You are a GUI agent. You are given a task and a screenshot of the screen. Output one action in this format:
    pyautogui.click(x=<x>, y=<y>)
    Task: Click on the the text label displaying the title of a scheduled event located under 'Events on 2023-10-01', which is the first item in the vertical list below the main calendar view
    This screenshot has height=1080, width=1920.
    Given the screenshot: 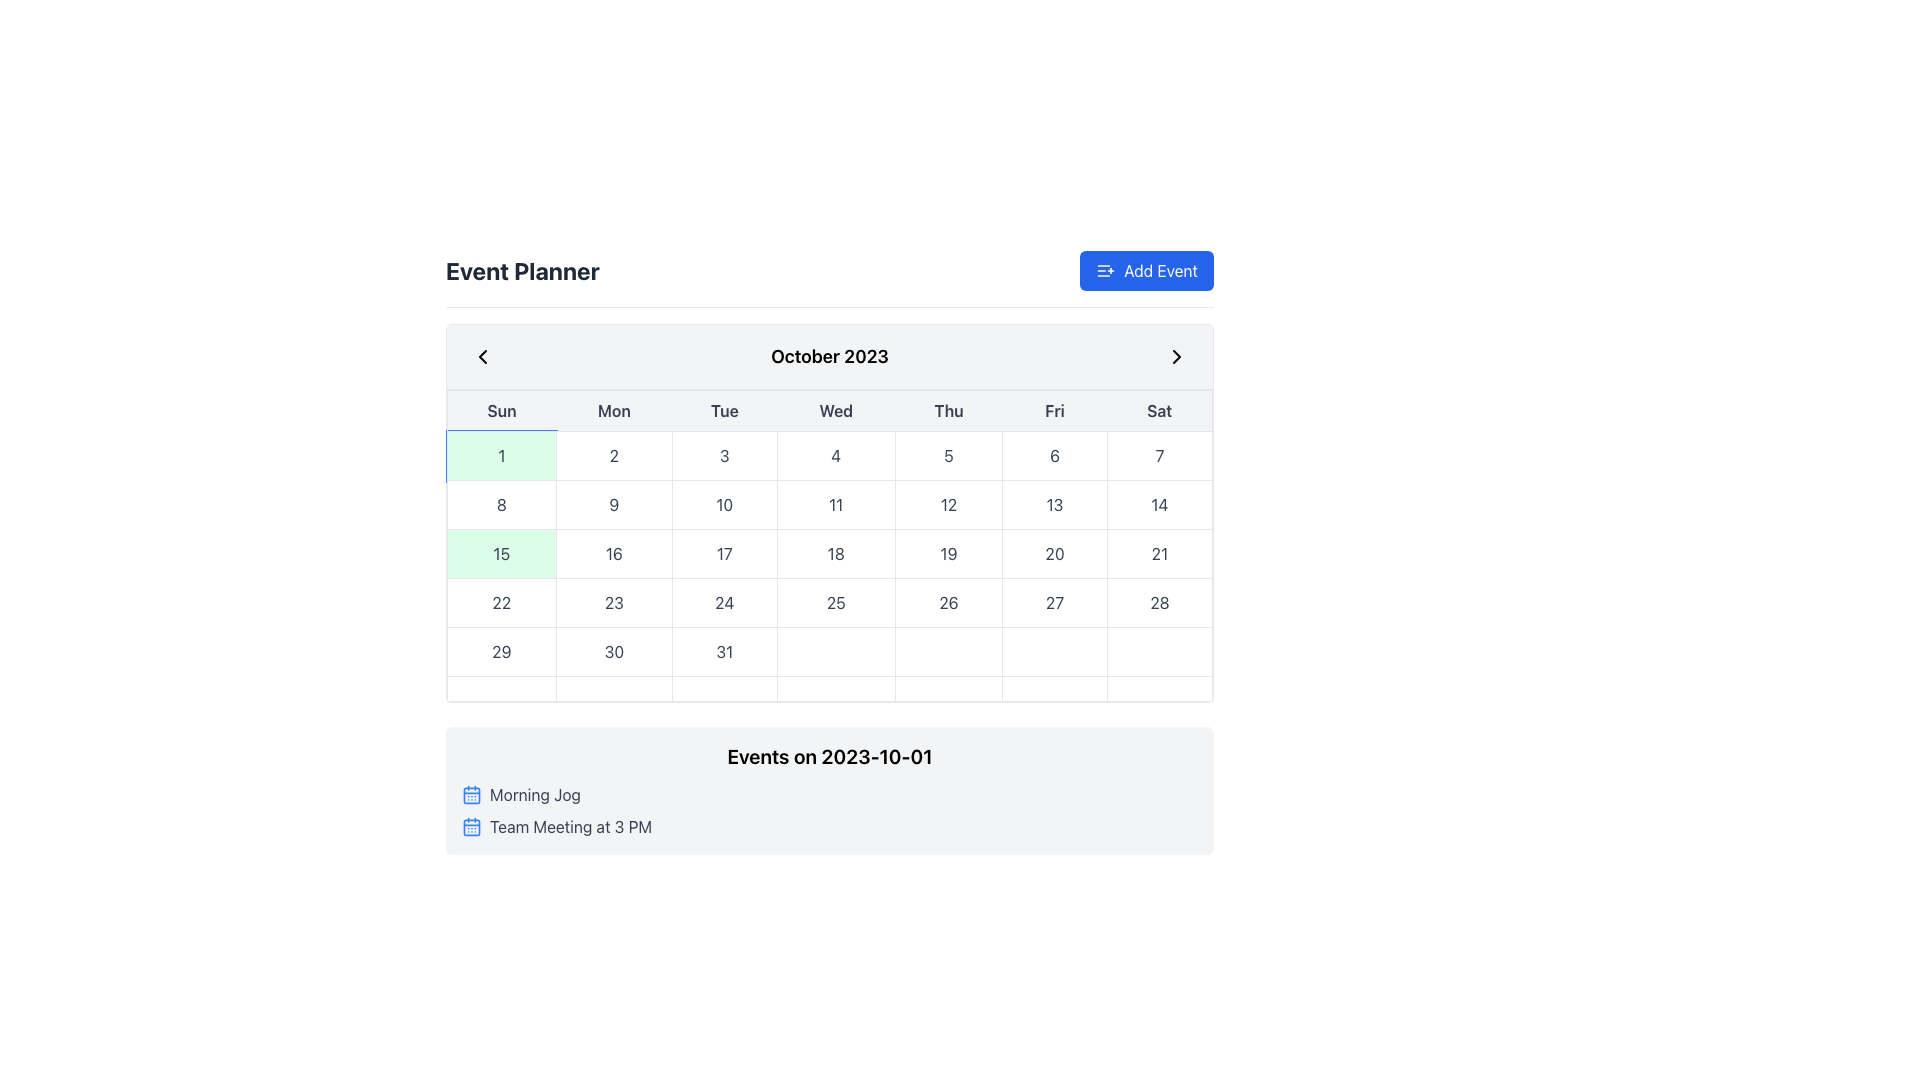 What is the action you would take?
    pyautogui.click(x=535, y=793)
    